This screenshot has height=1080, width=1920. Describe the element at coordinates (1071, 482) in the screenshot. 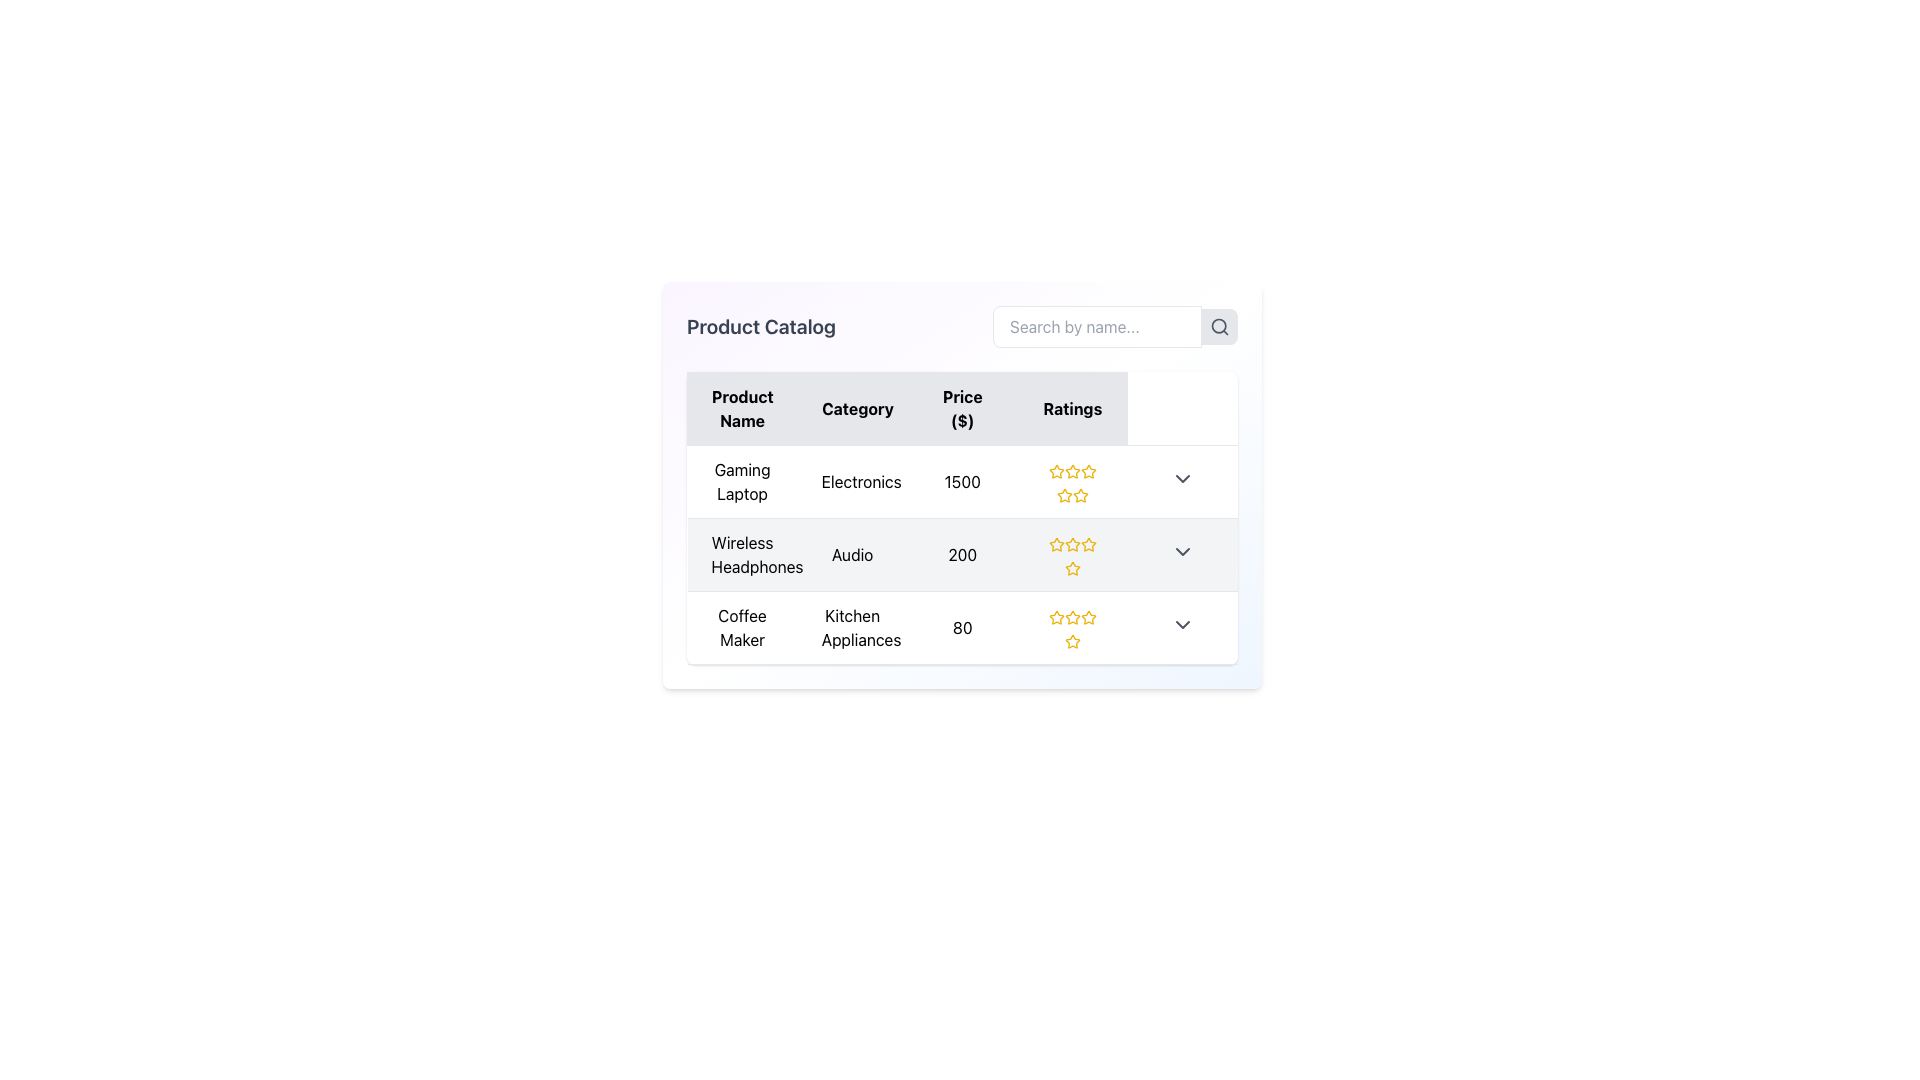

I see `the yellow star icons representing the rating display for the 'Gaming Laptop' in the 'Ratings' column of the table` at that location.